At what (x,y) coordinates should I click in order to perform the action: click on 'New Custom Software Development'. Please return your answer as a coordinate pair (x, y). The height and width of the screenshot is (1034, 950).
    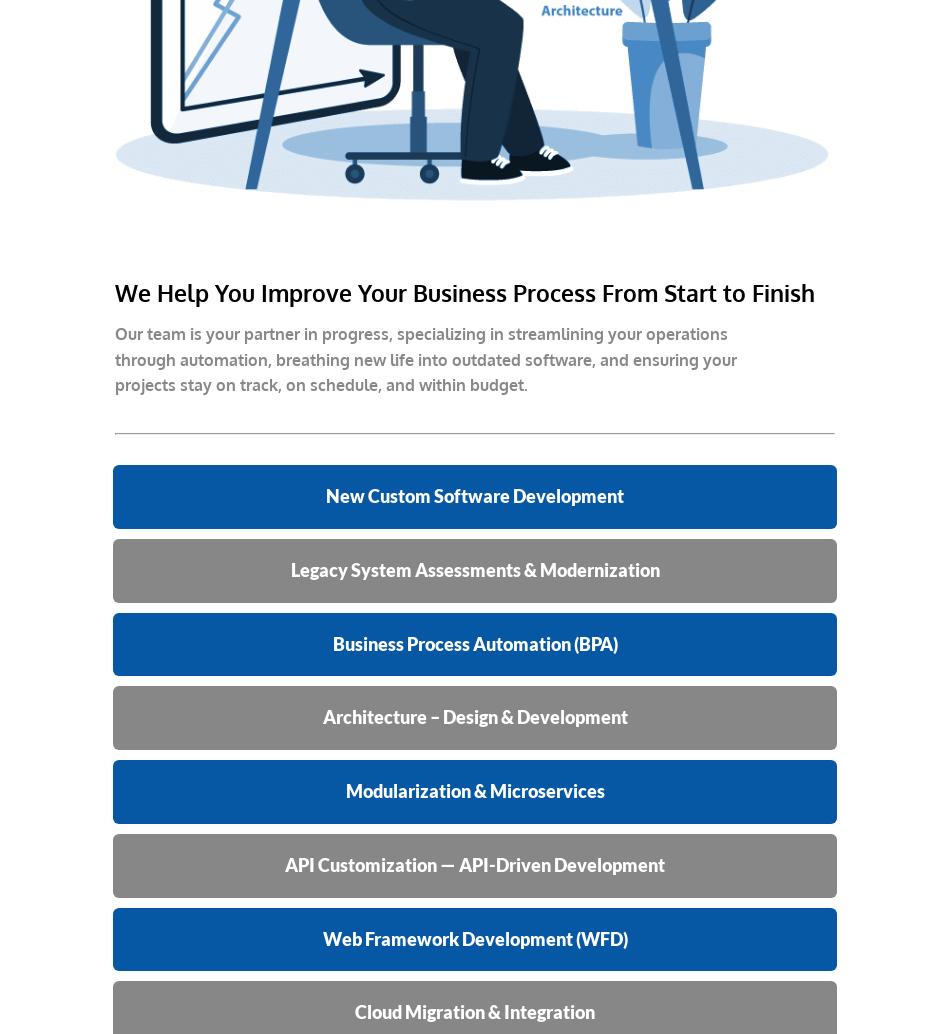
    Looking at the image, I should click on (475, 493).